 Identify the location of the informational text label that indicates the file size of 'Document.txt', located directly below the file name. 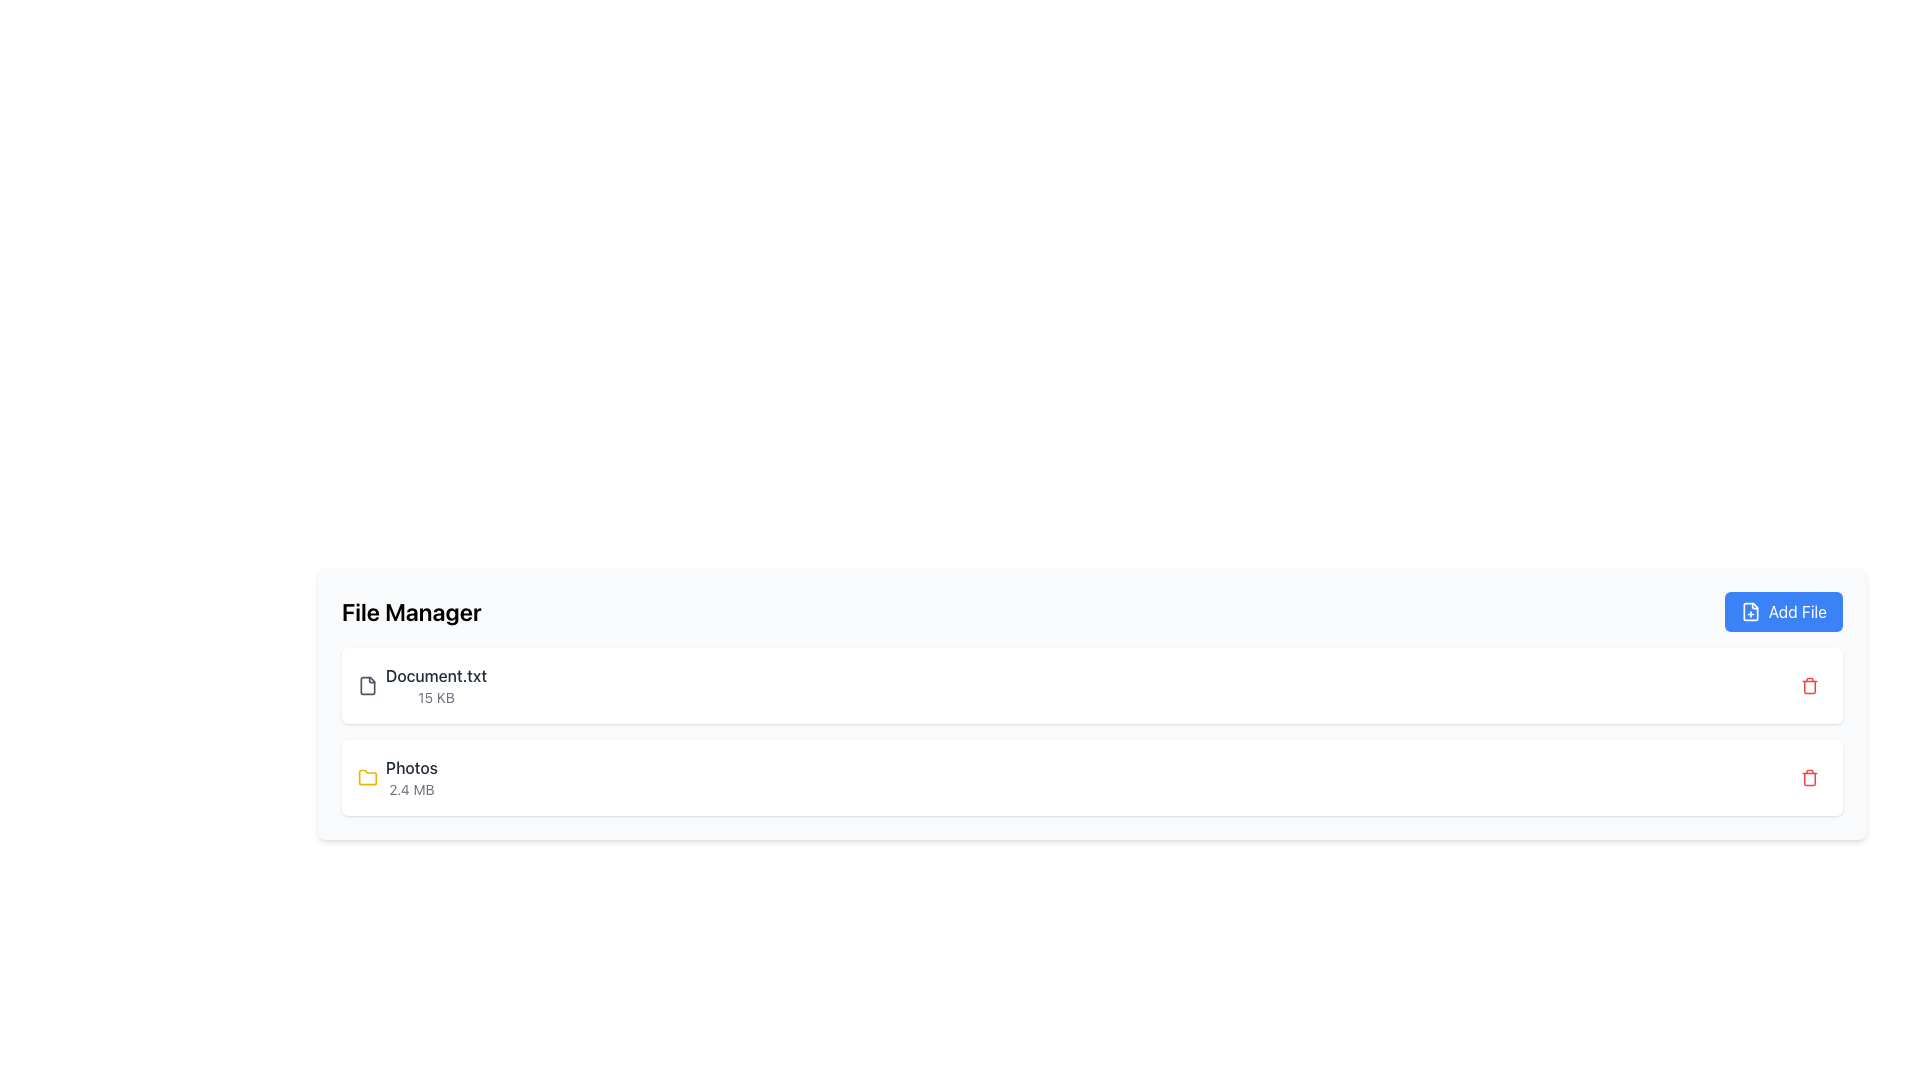
(435, 697).